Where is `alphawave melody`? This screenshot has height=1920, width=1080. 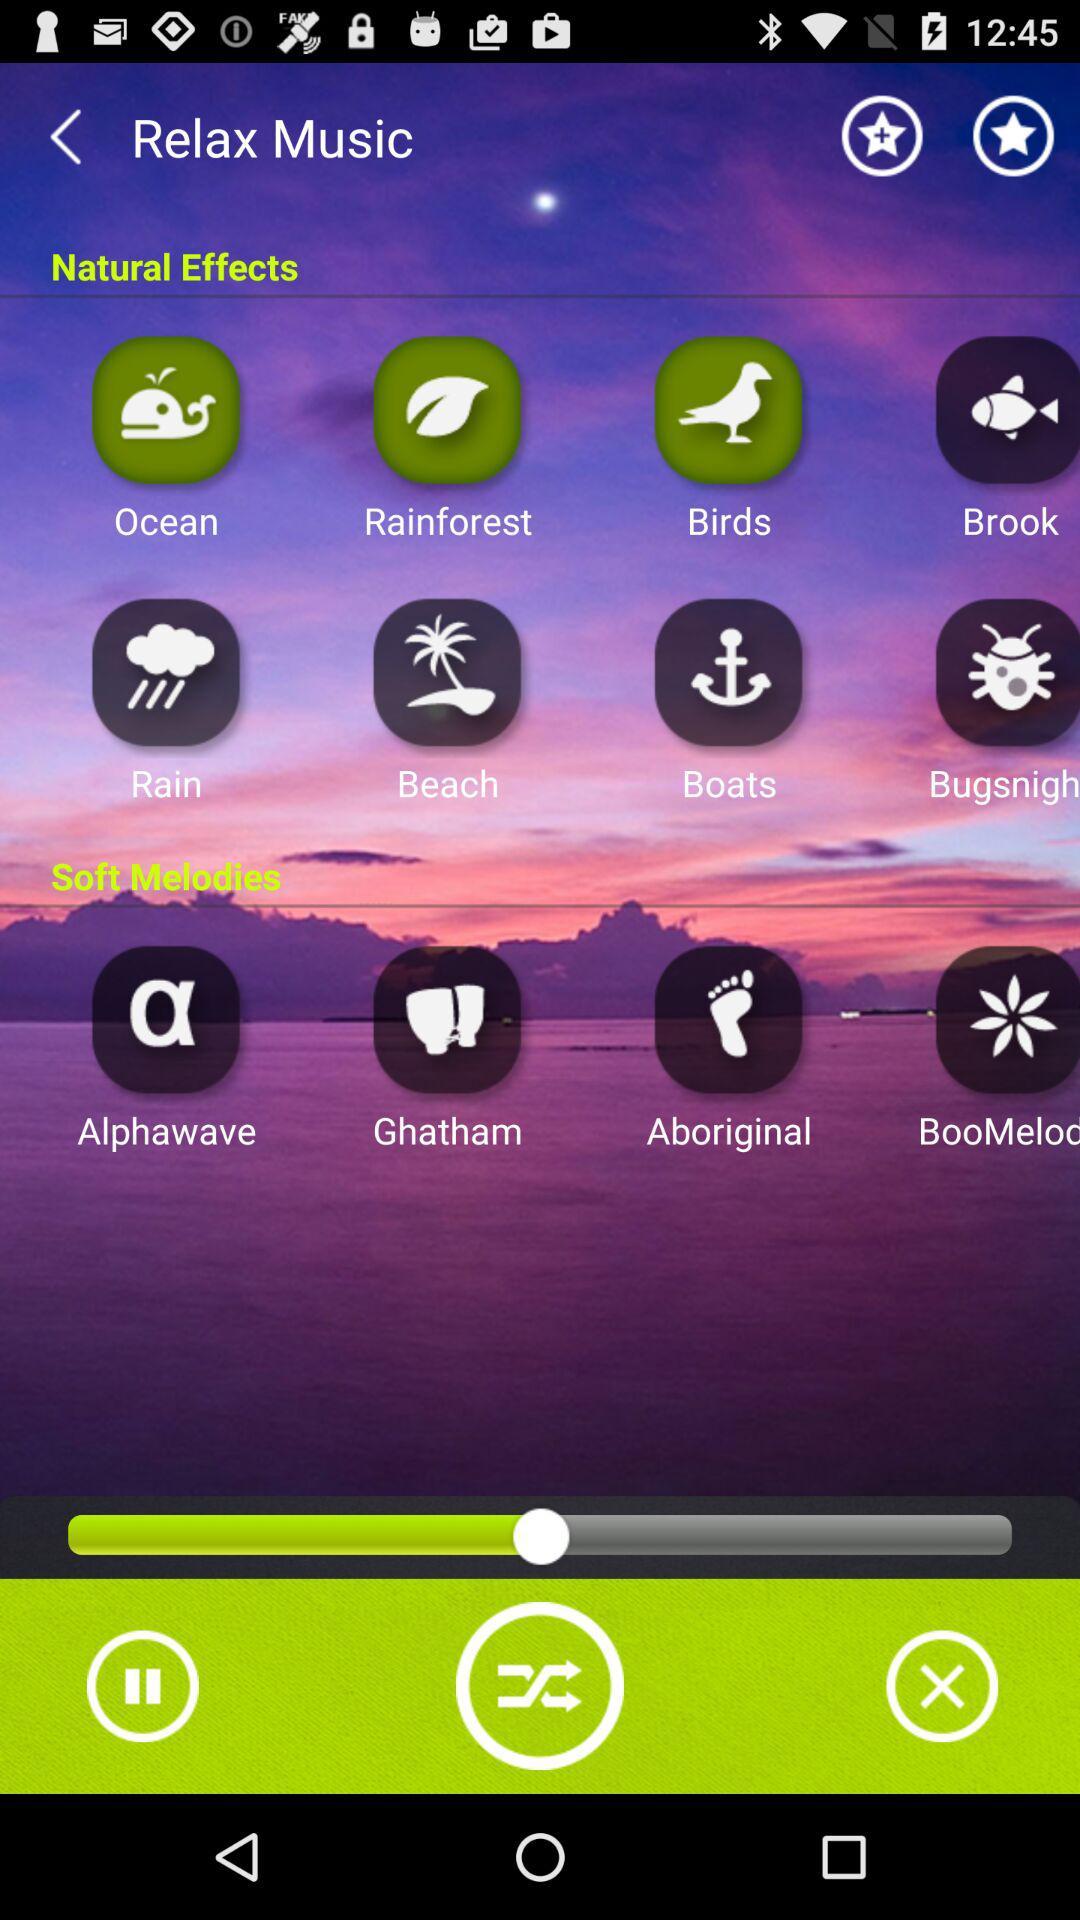 alphawave melody is located at coordinates (165, 1018).